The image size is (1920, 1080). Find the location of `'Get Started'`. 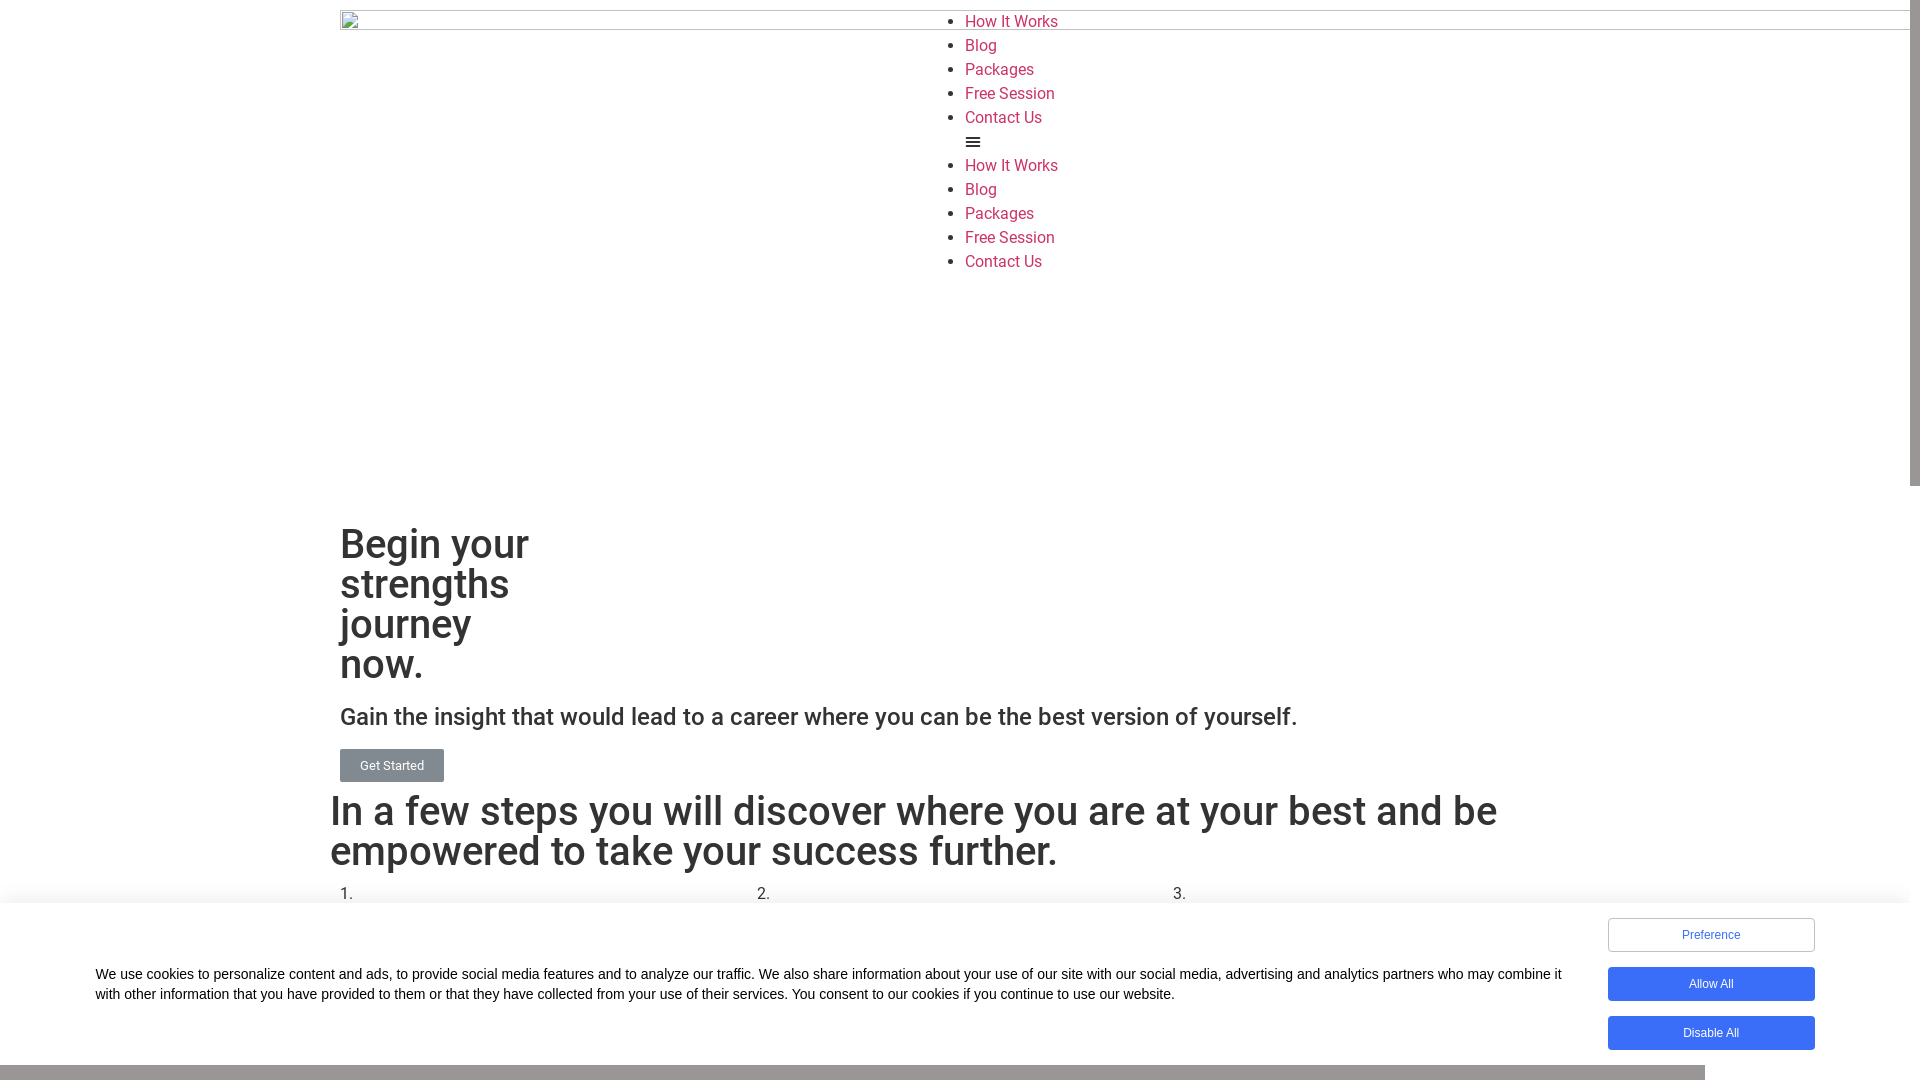

'Get Started' is located at coordinates (392, 765).